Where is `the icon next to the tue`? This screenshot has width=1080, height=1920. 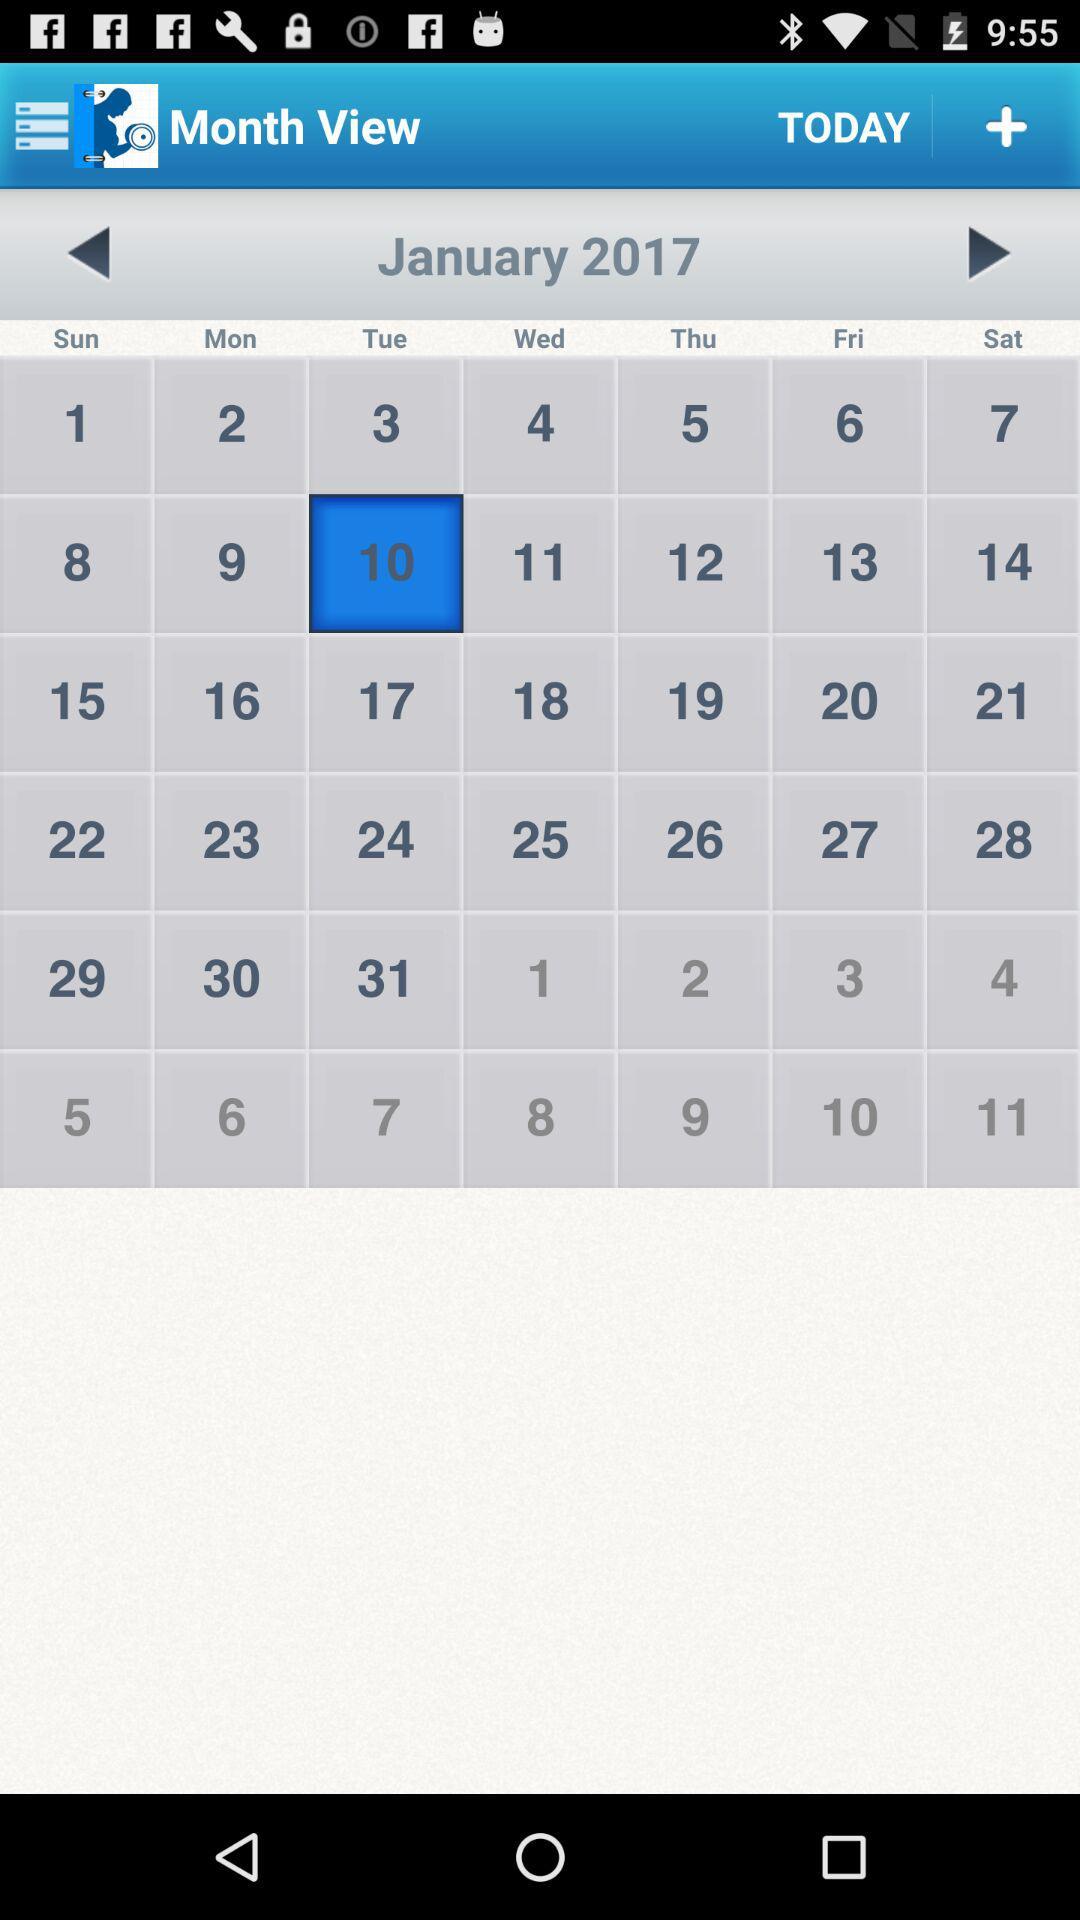
the icon next to the tue is located at coordinates (88, 253).